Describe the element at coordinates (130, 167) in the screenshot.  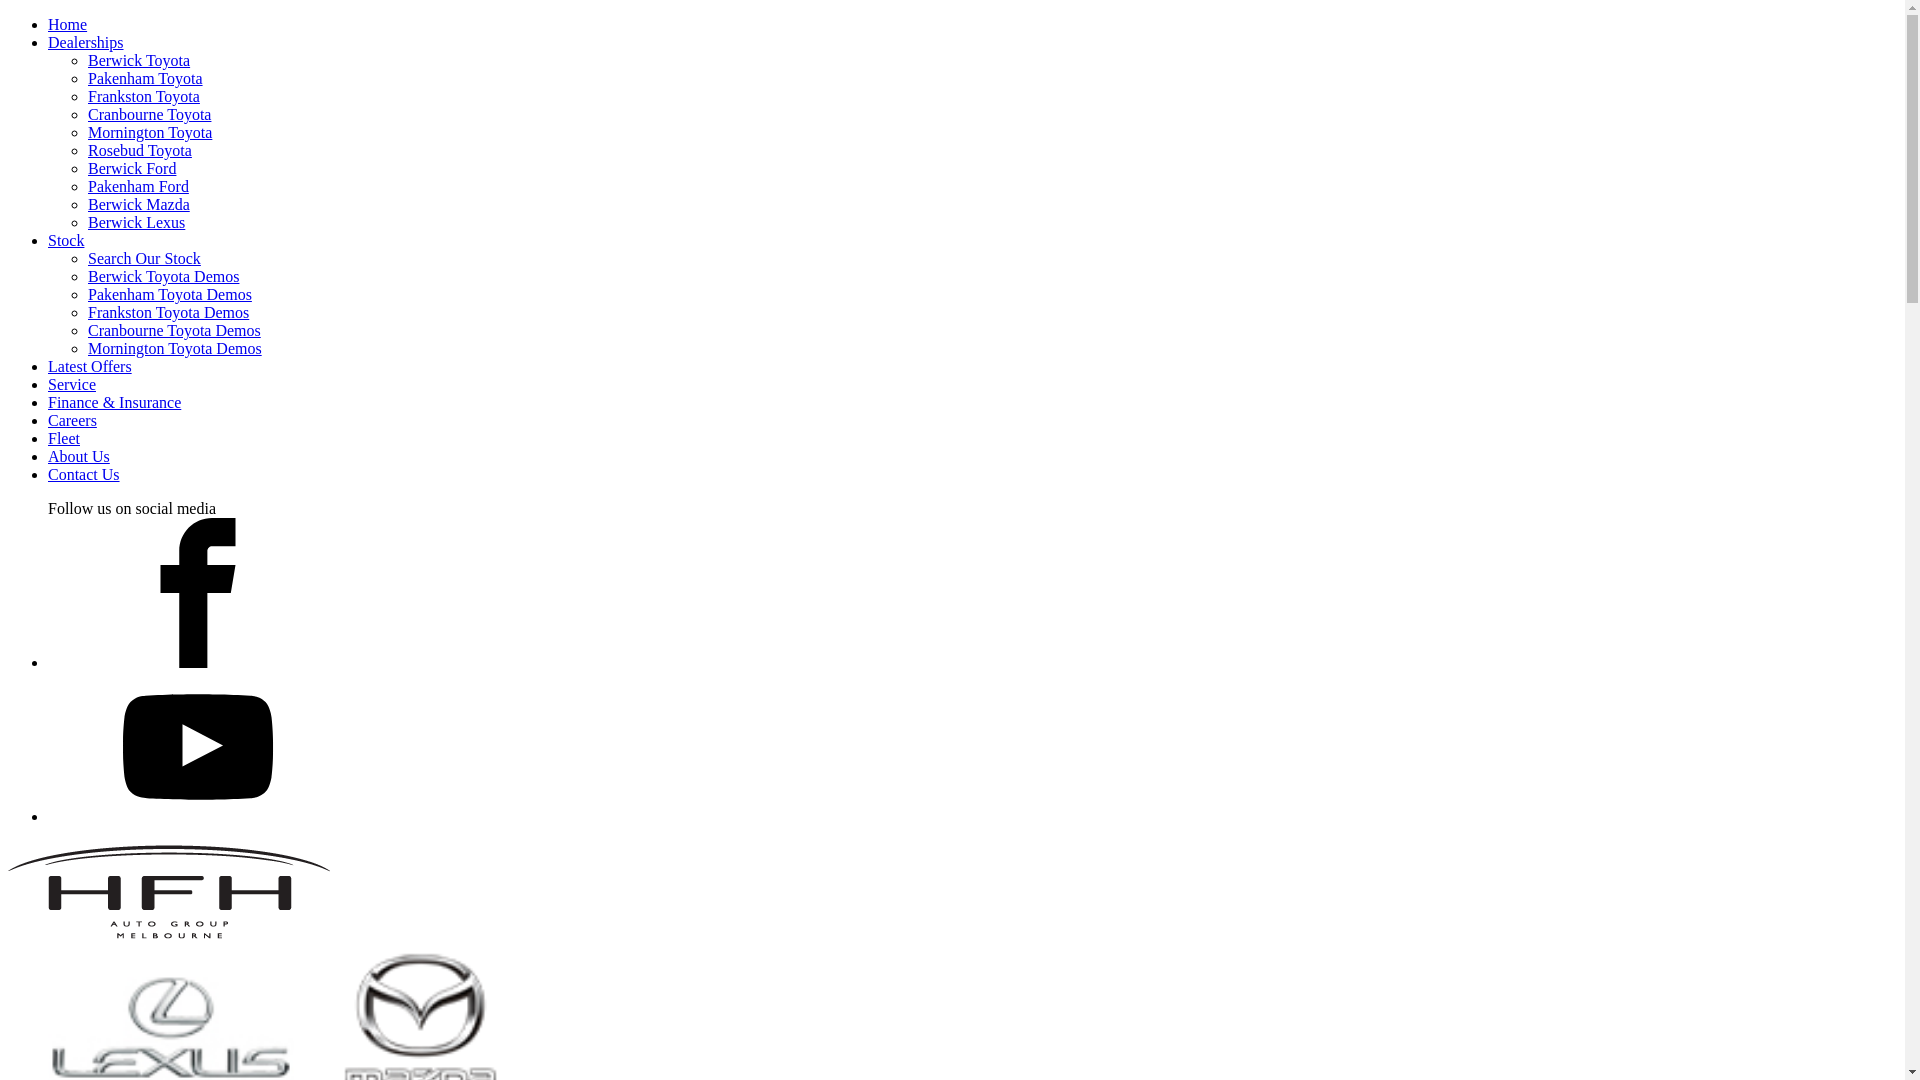
I see `'Berwick Ford'` at that location.